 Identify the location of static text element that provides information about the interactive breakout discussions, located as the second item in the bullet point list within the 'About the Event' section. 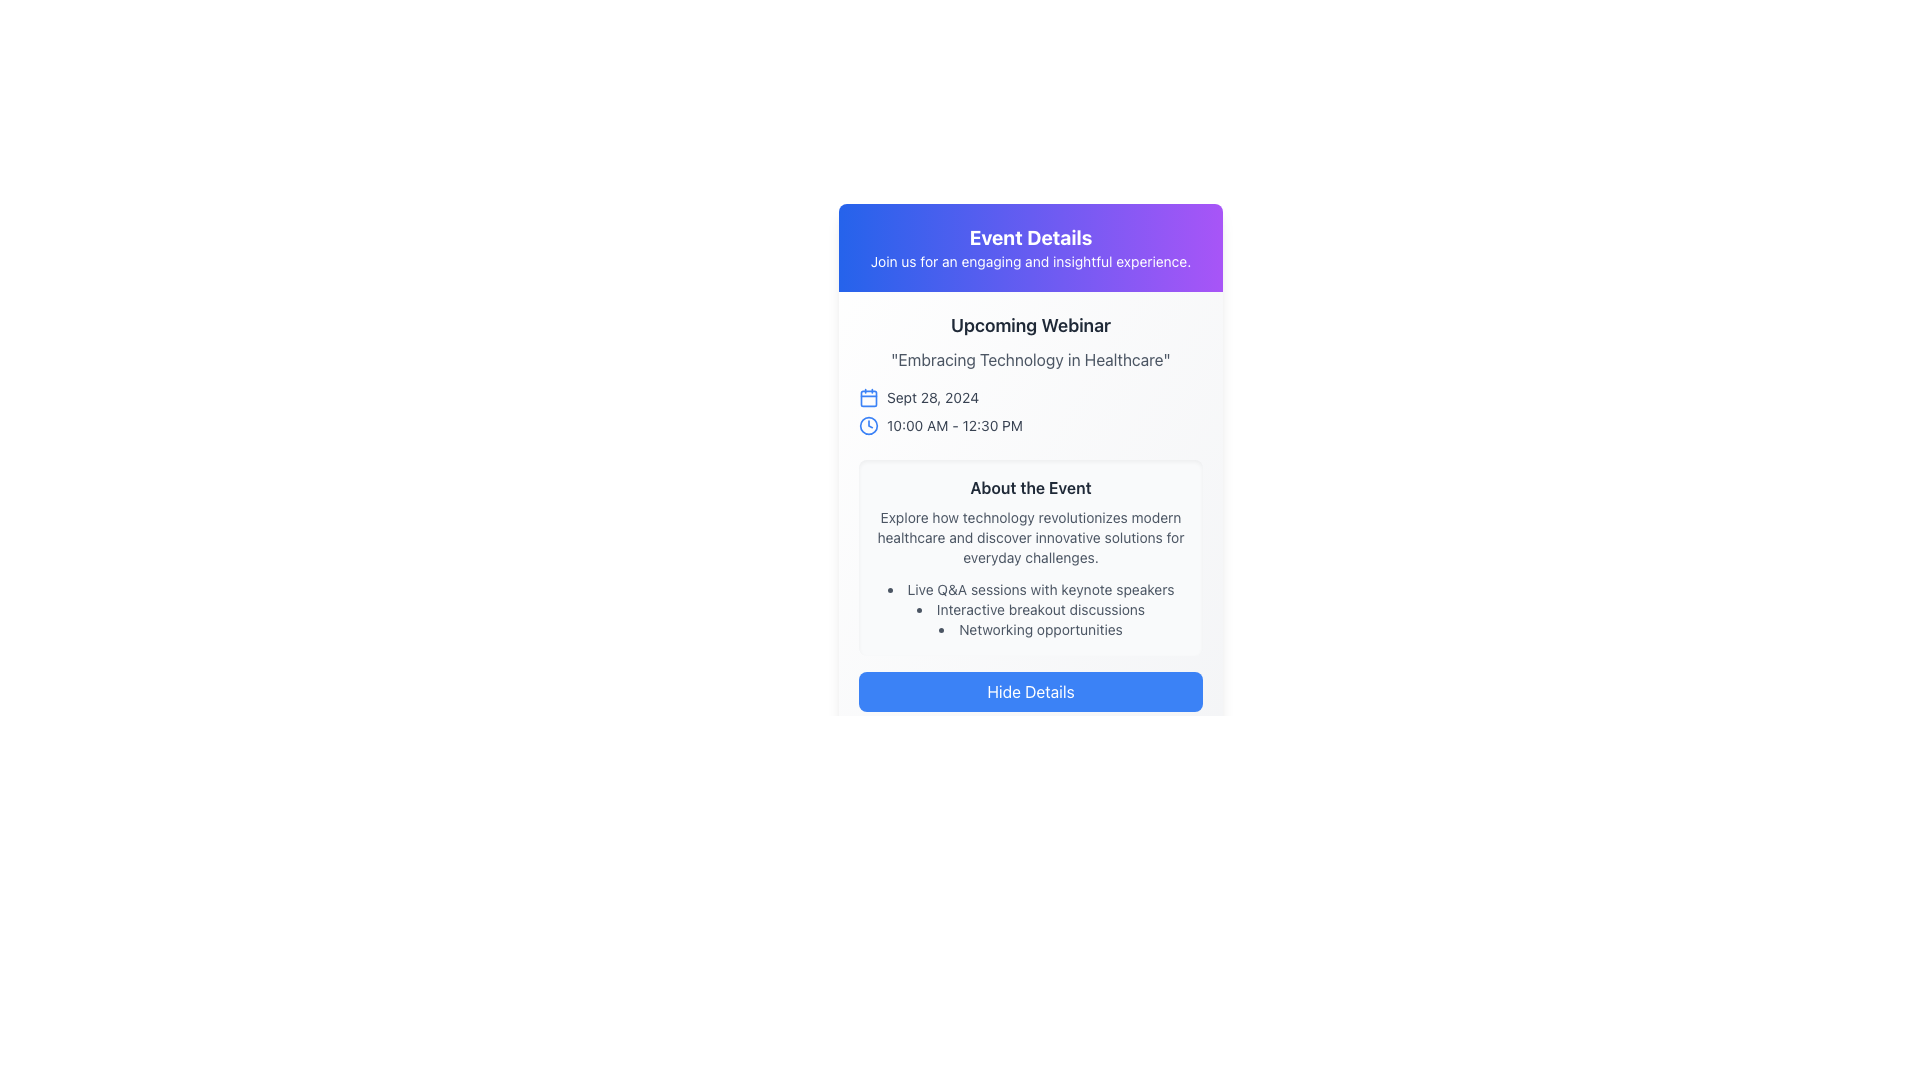
(1031, 608).